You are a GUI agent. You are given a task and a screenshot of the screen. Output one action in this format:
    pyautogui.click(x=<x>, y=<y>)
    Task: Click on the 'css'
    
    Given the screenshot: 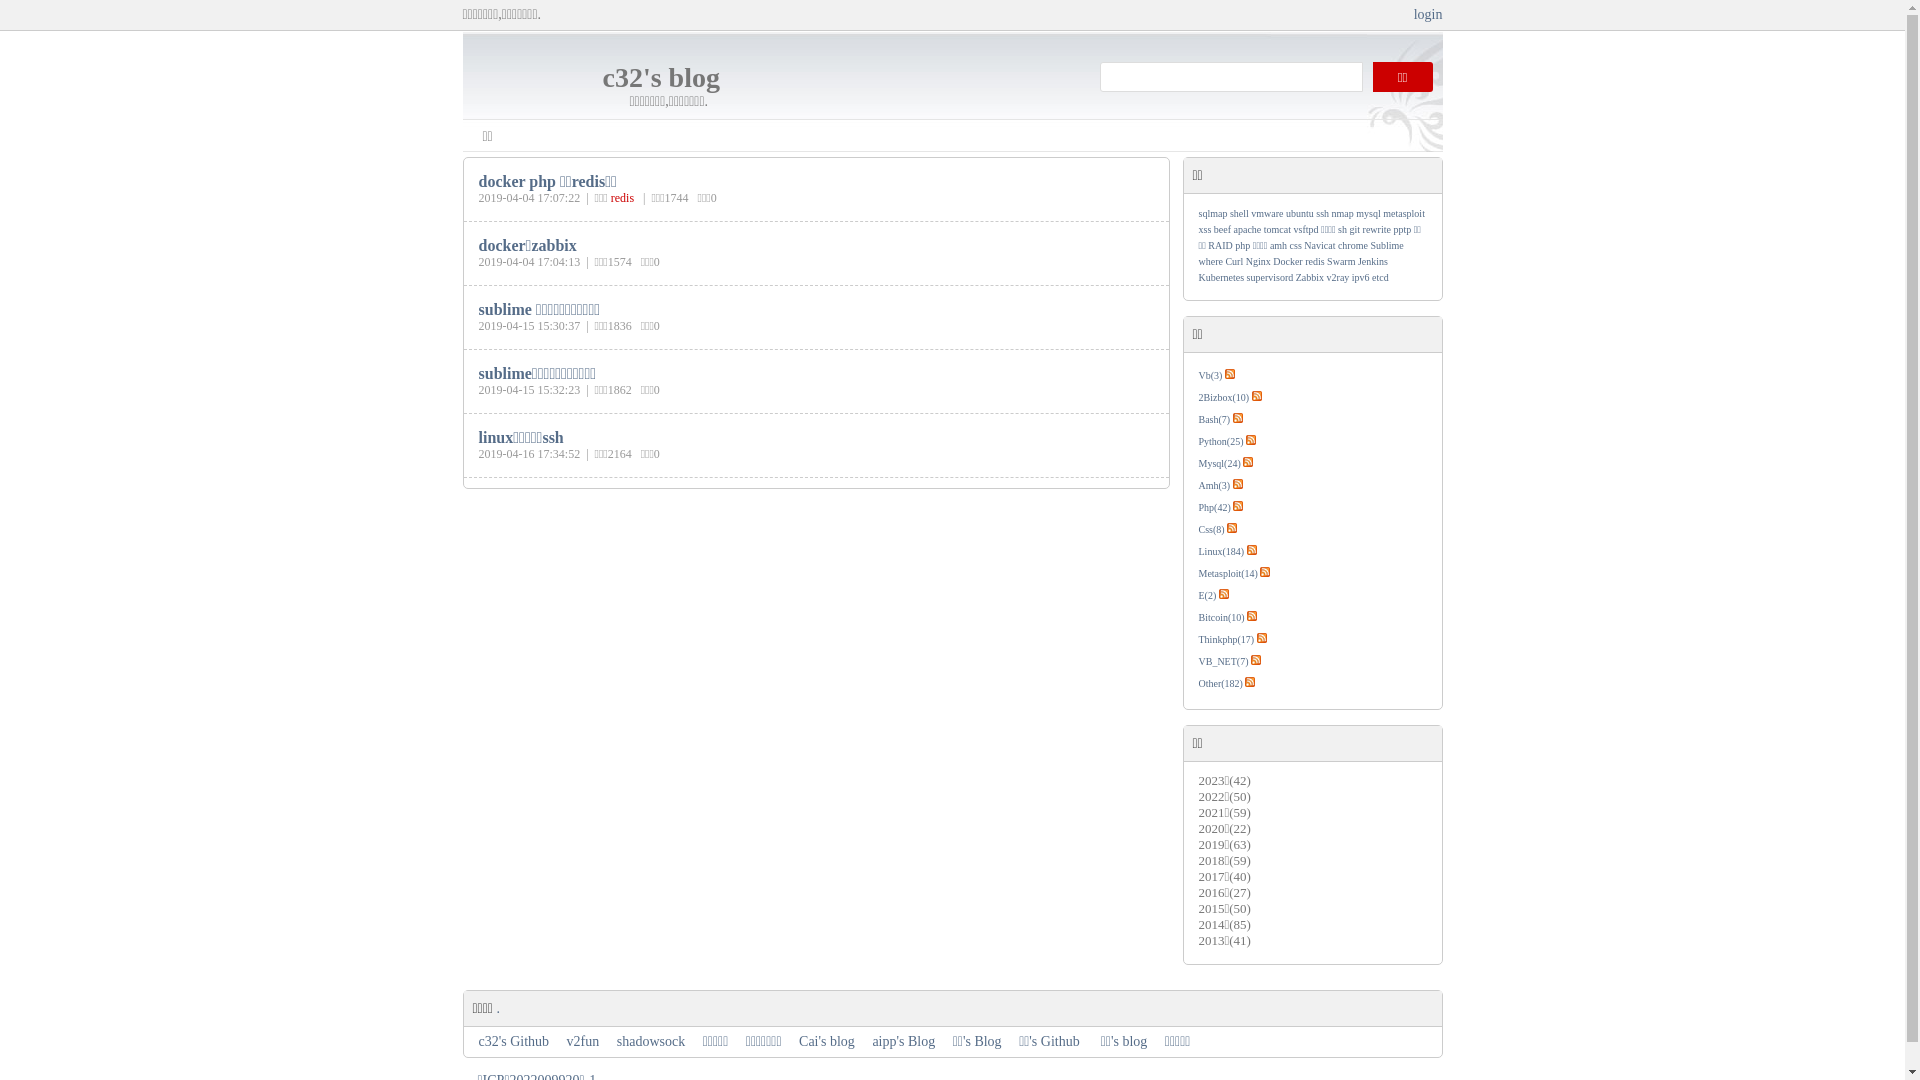 What is the action you would take?
    pyautogui.click(x=1296, y=244)
    